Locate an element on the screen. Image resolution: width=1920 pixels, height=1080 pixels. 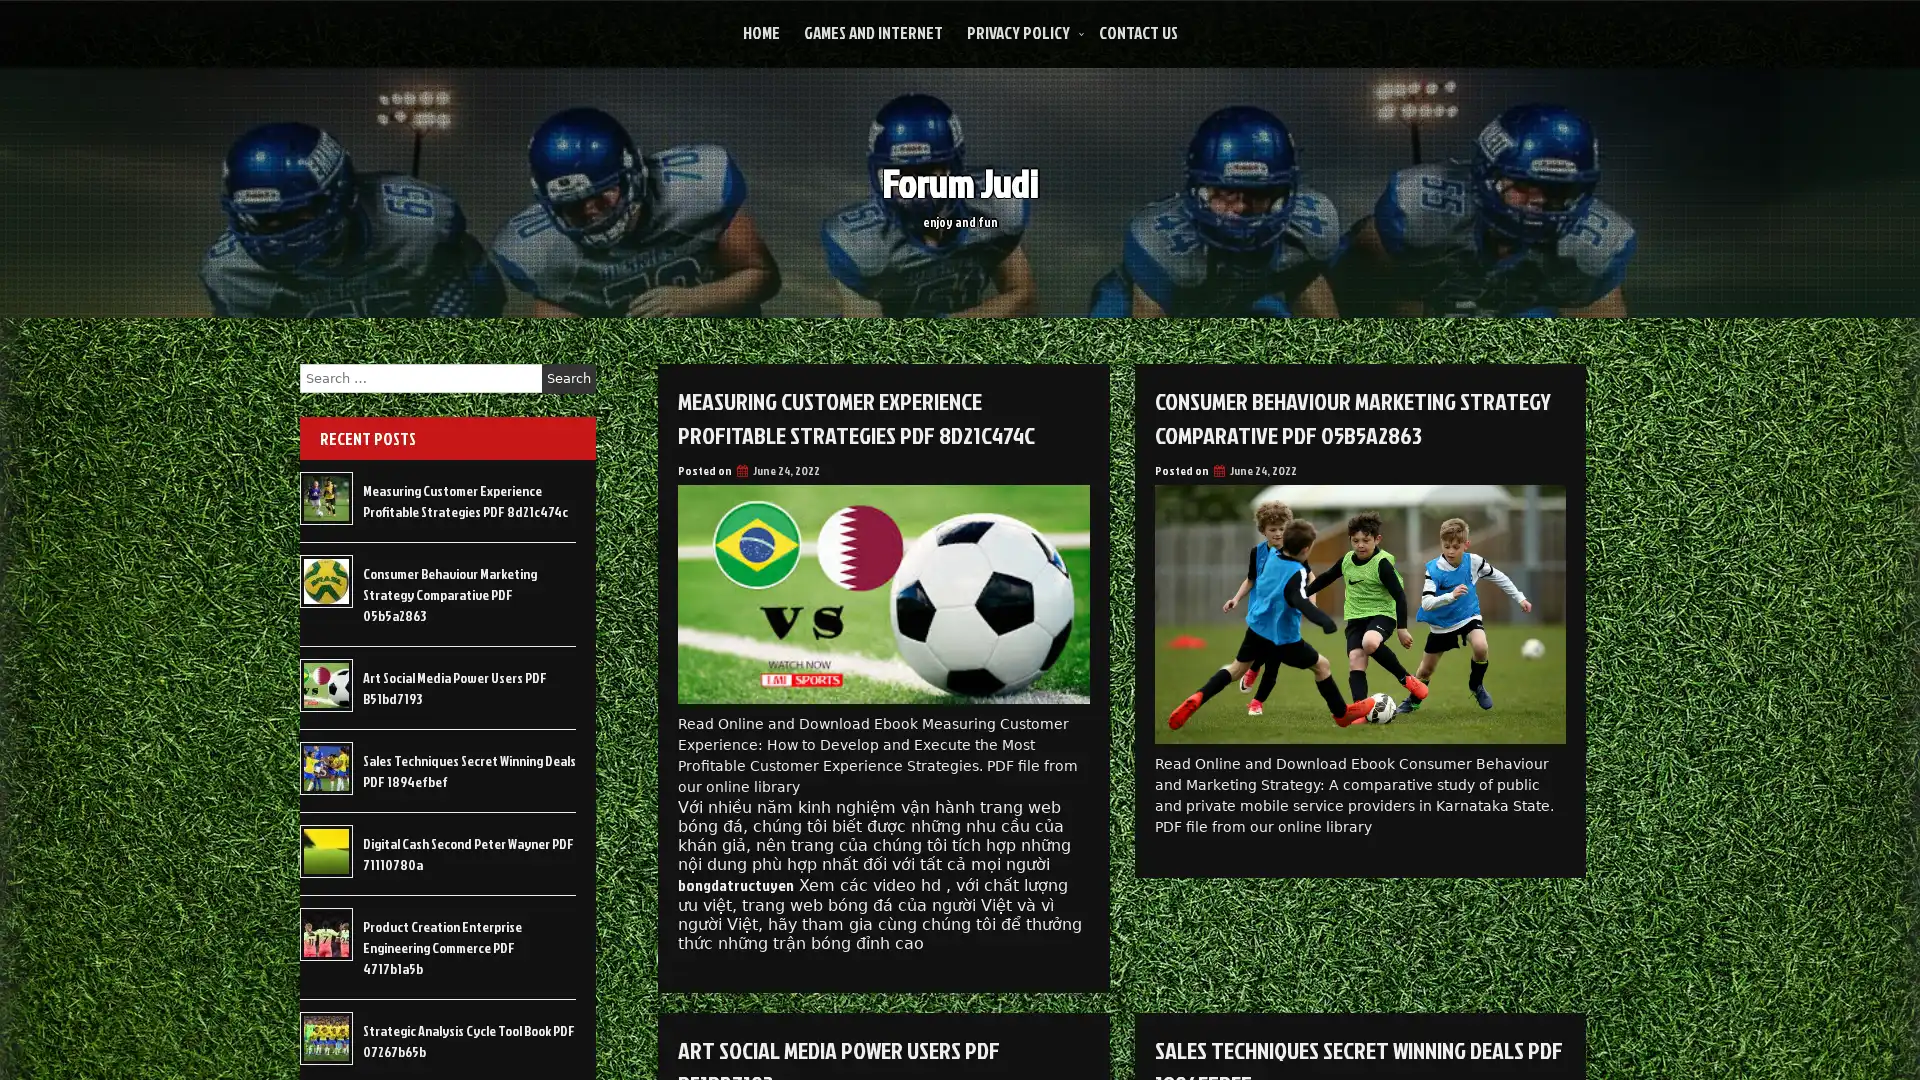
Search is located at coordinates (568, 378).